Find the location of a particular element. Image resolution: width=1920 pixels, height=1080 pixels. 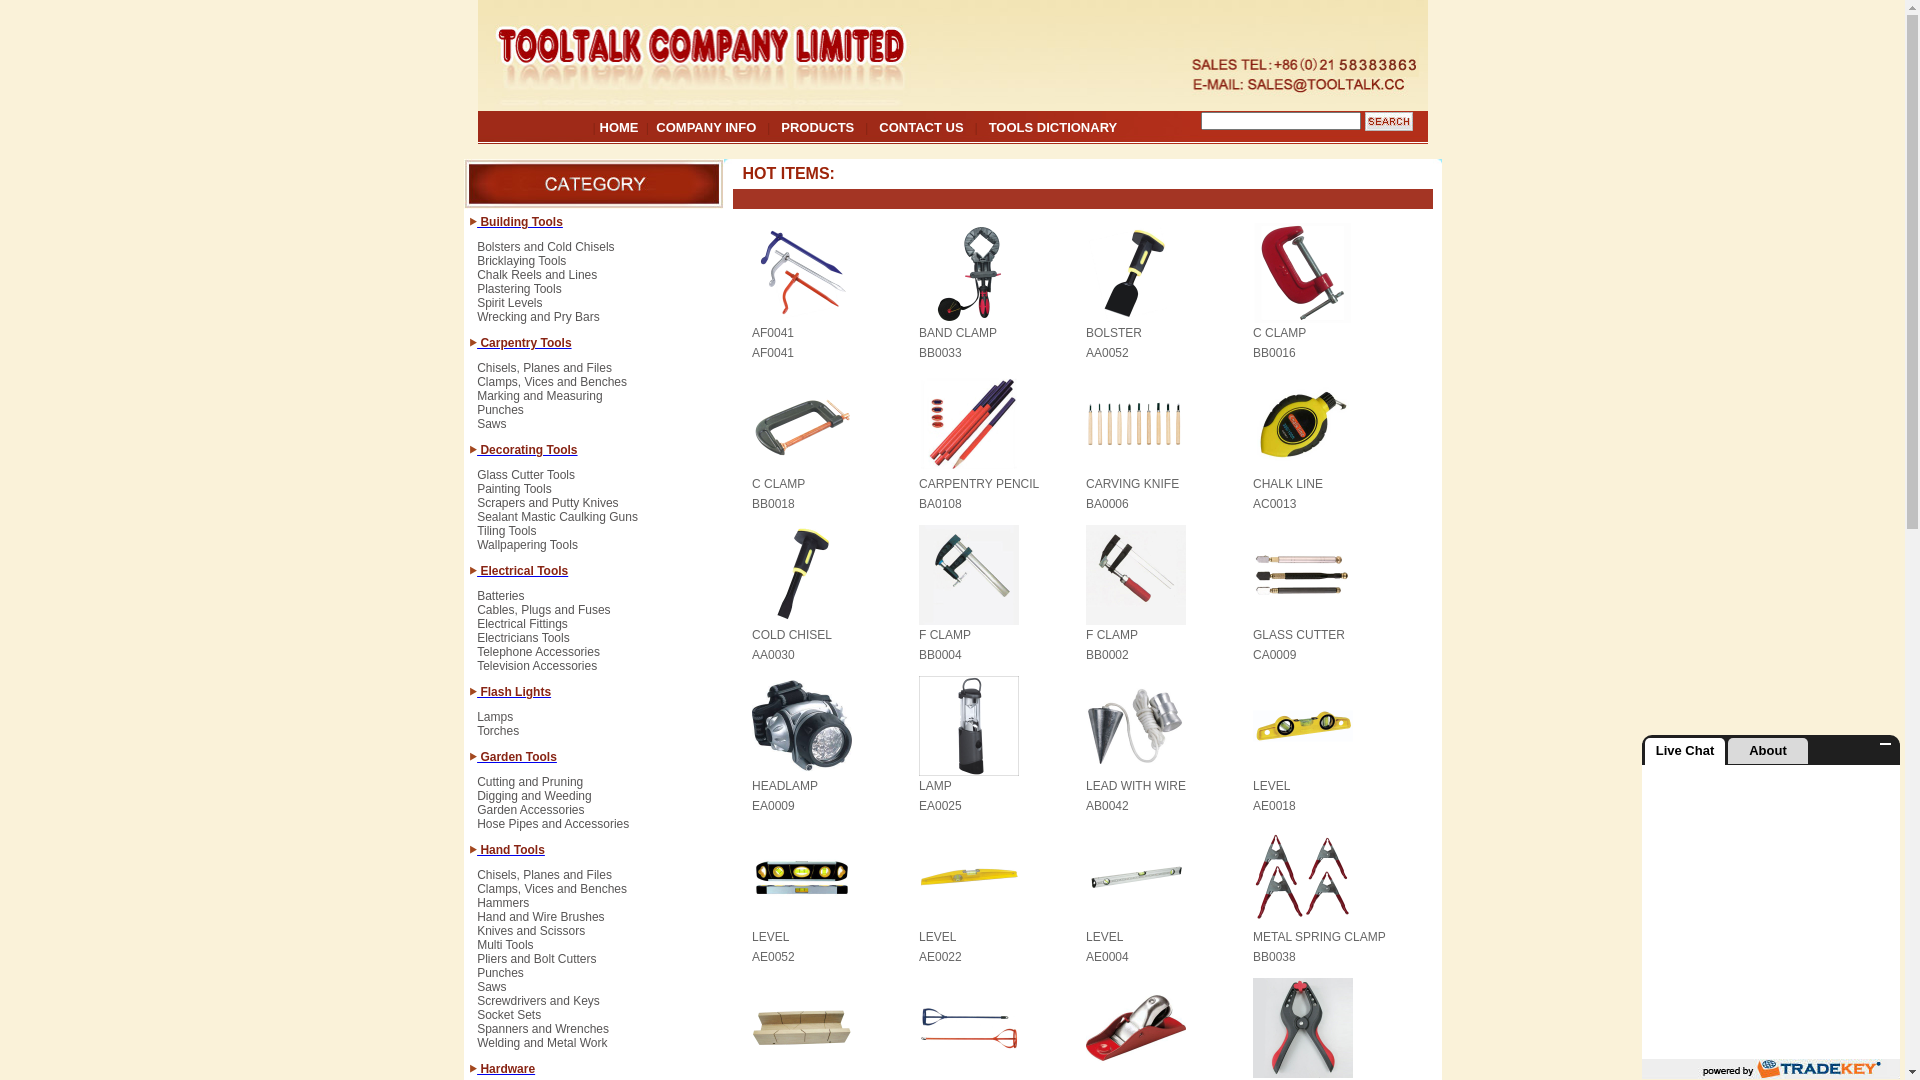

'Electricians Tools' is located at coordinates (523, 644).